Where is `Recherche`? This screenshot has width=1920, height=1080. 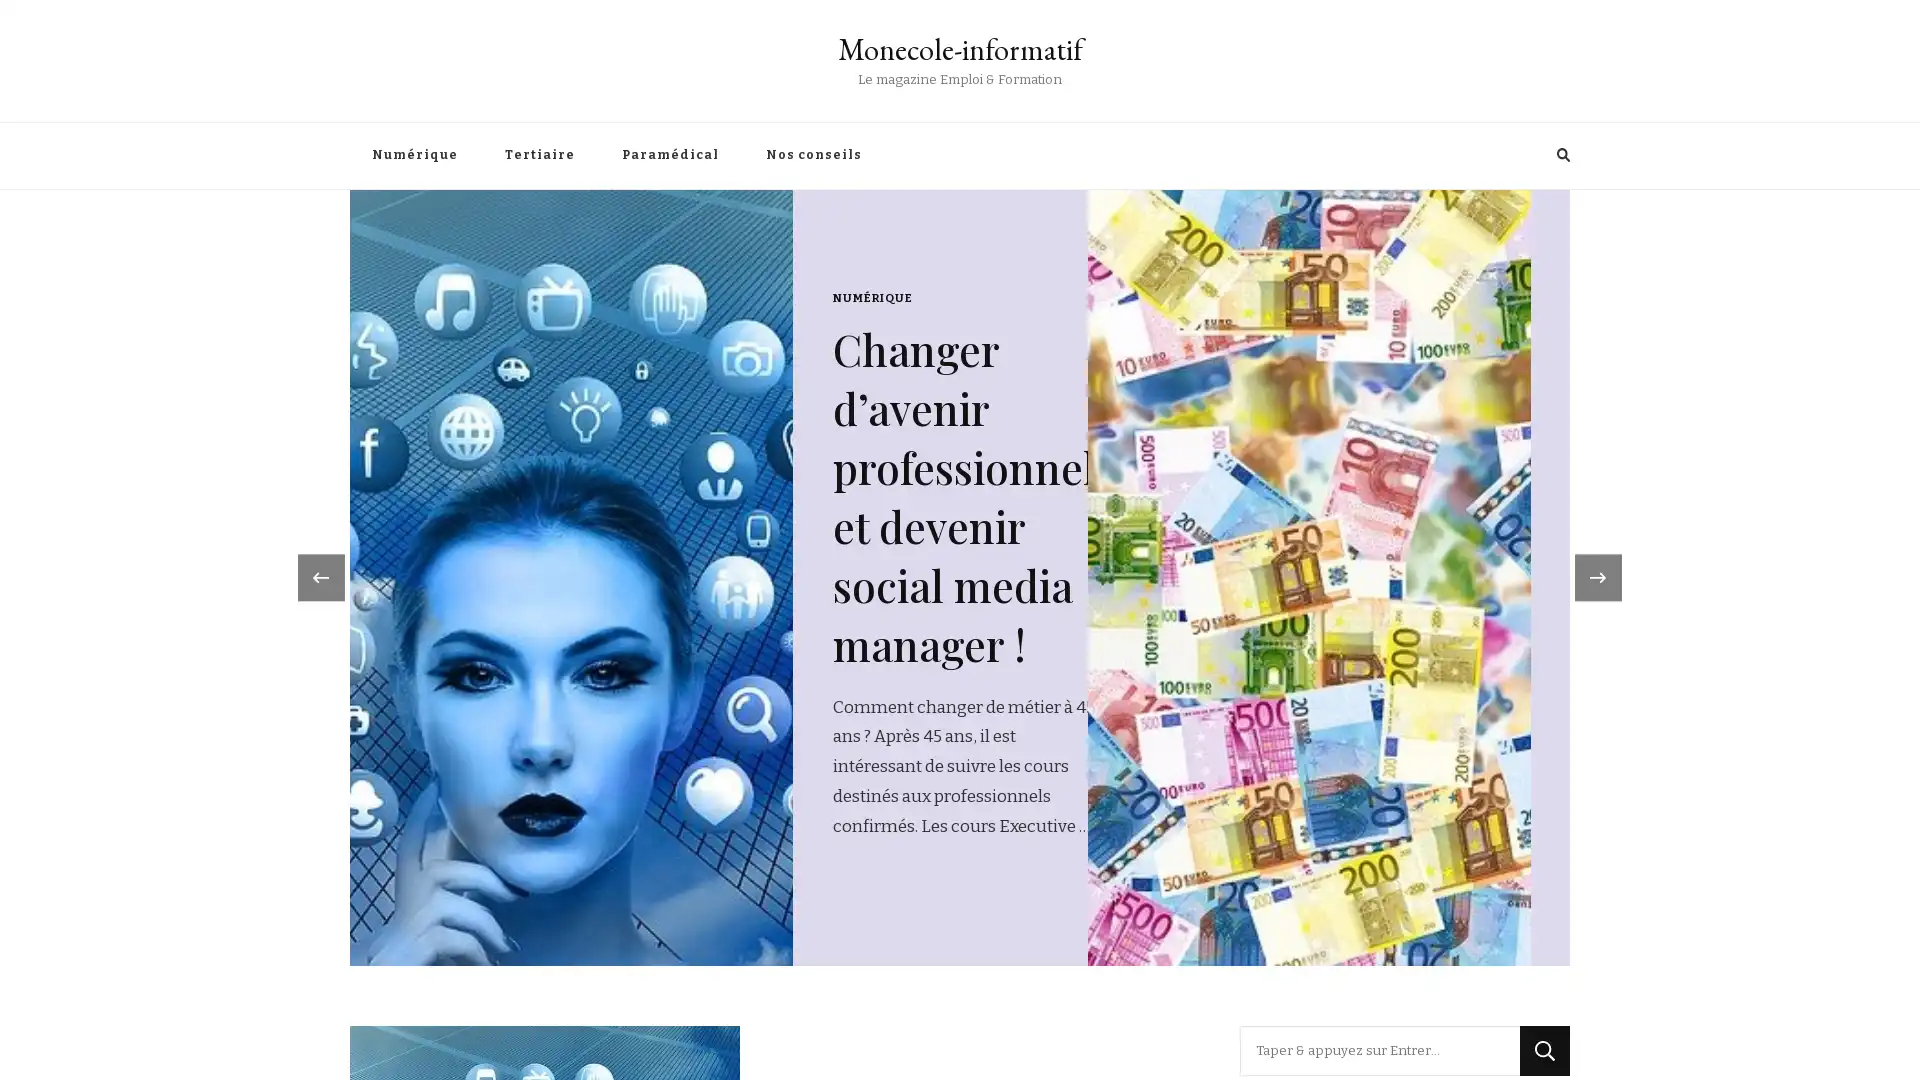
Recherche is located at coordinates (1544, 874).